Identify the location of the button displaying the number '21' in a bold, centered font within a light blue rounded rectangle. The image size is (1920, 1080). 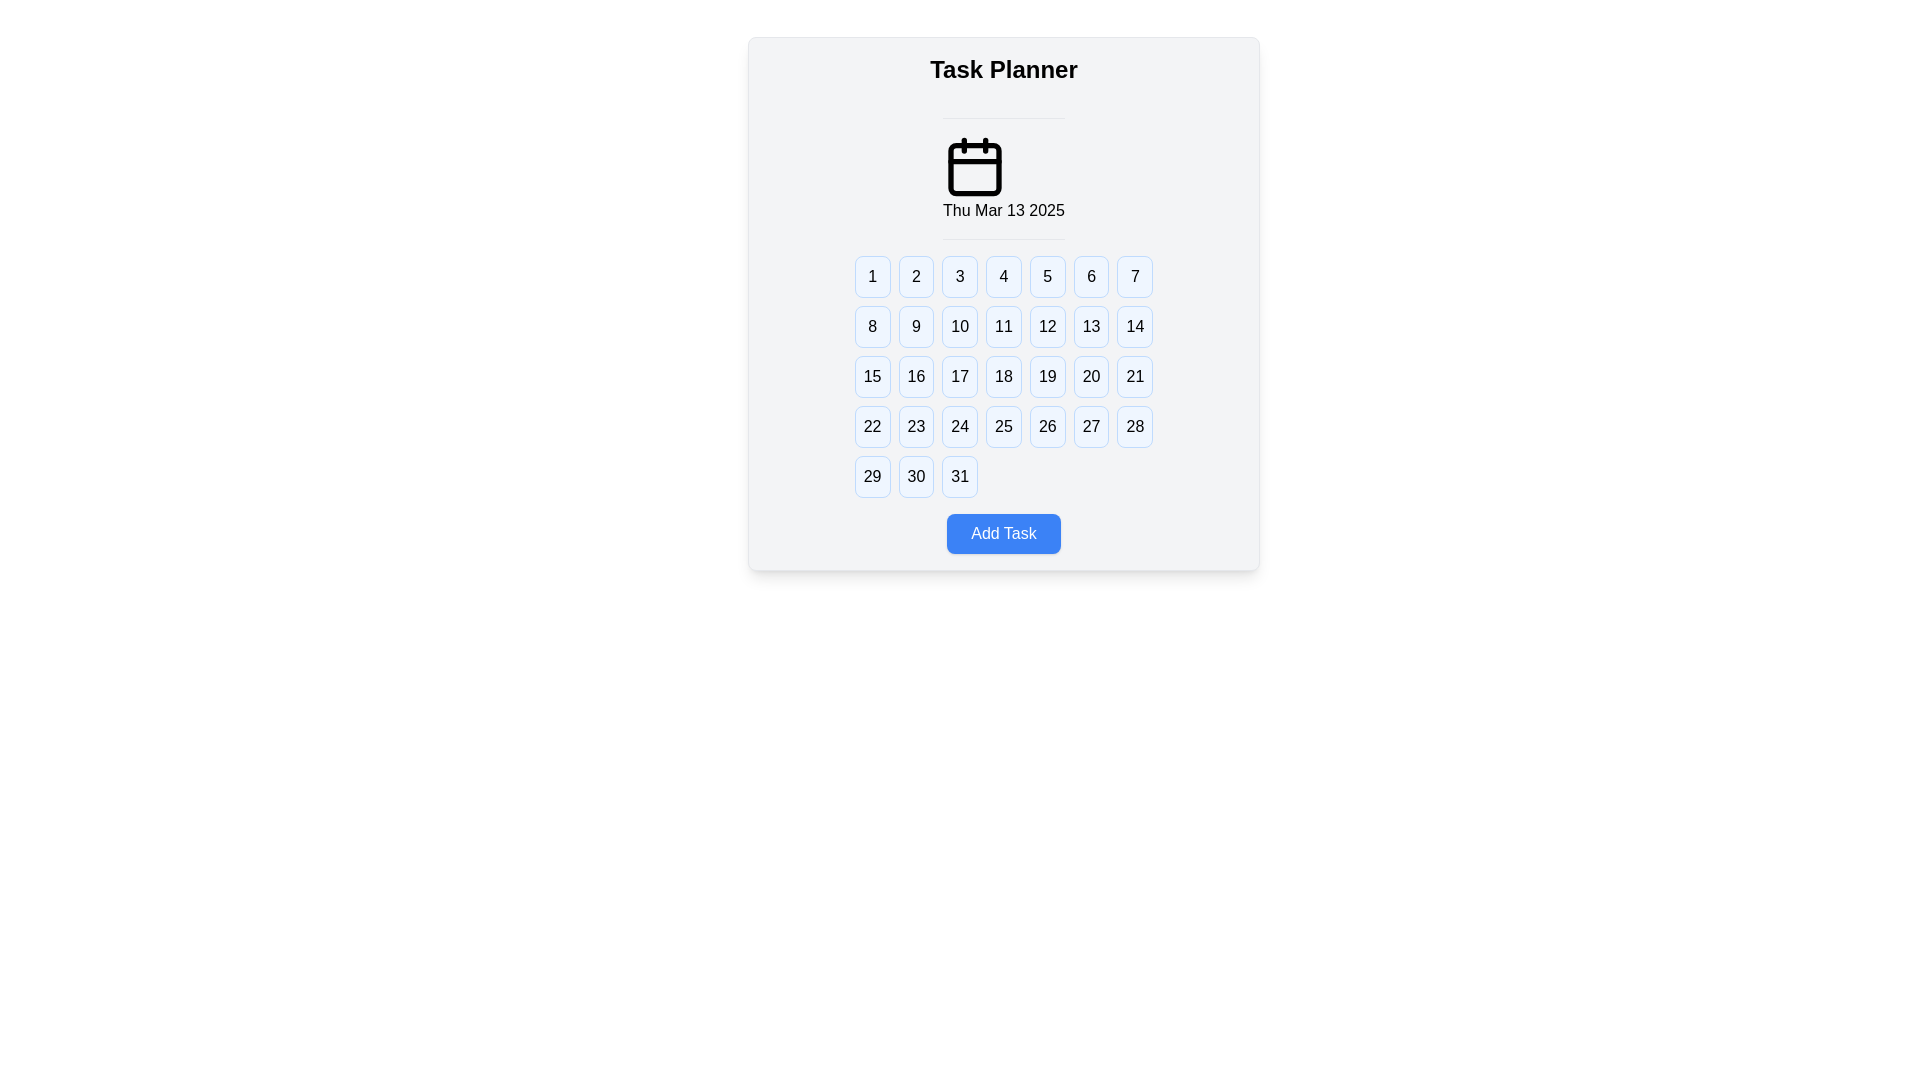
(1135, 377).